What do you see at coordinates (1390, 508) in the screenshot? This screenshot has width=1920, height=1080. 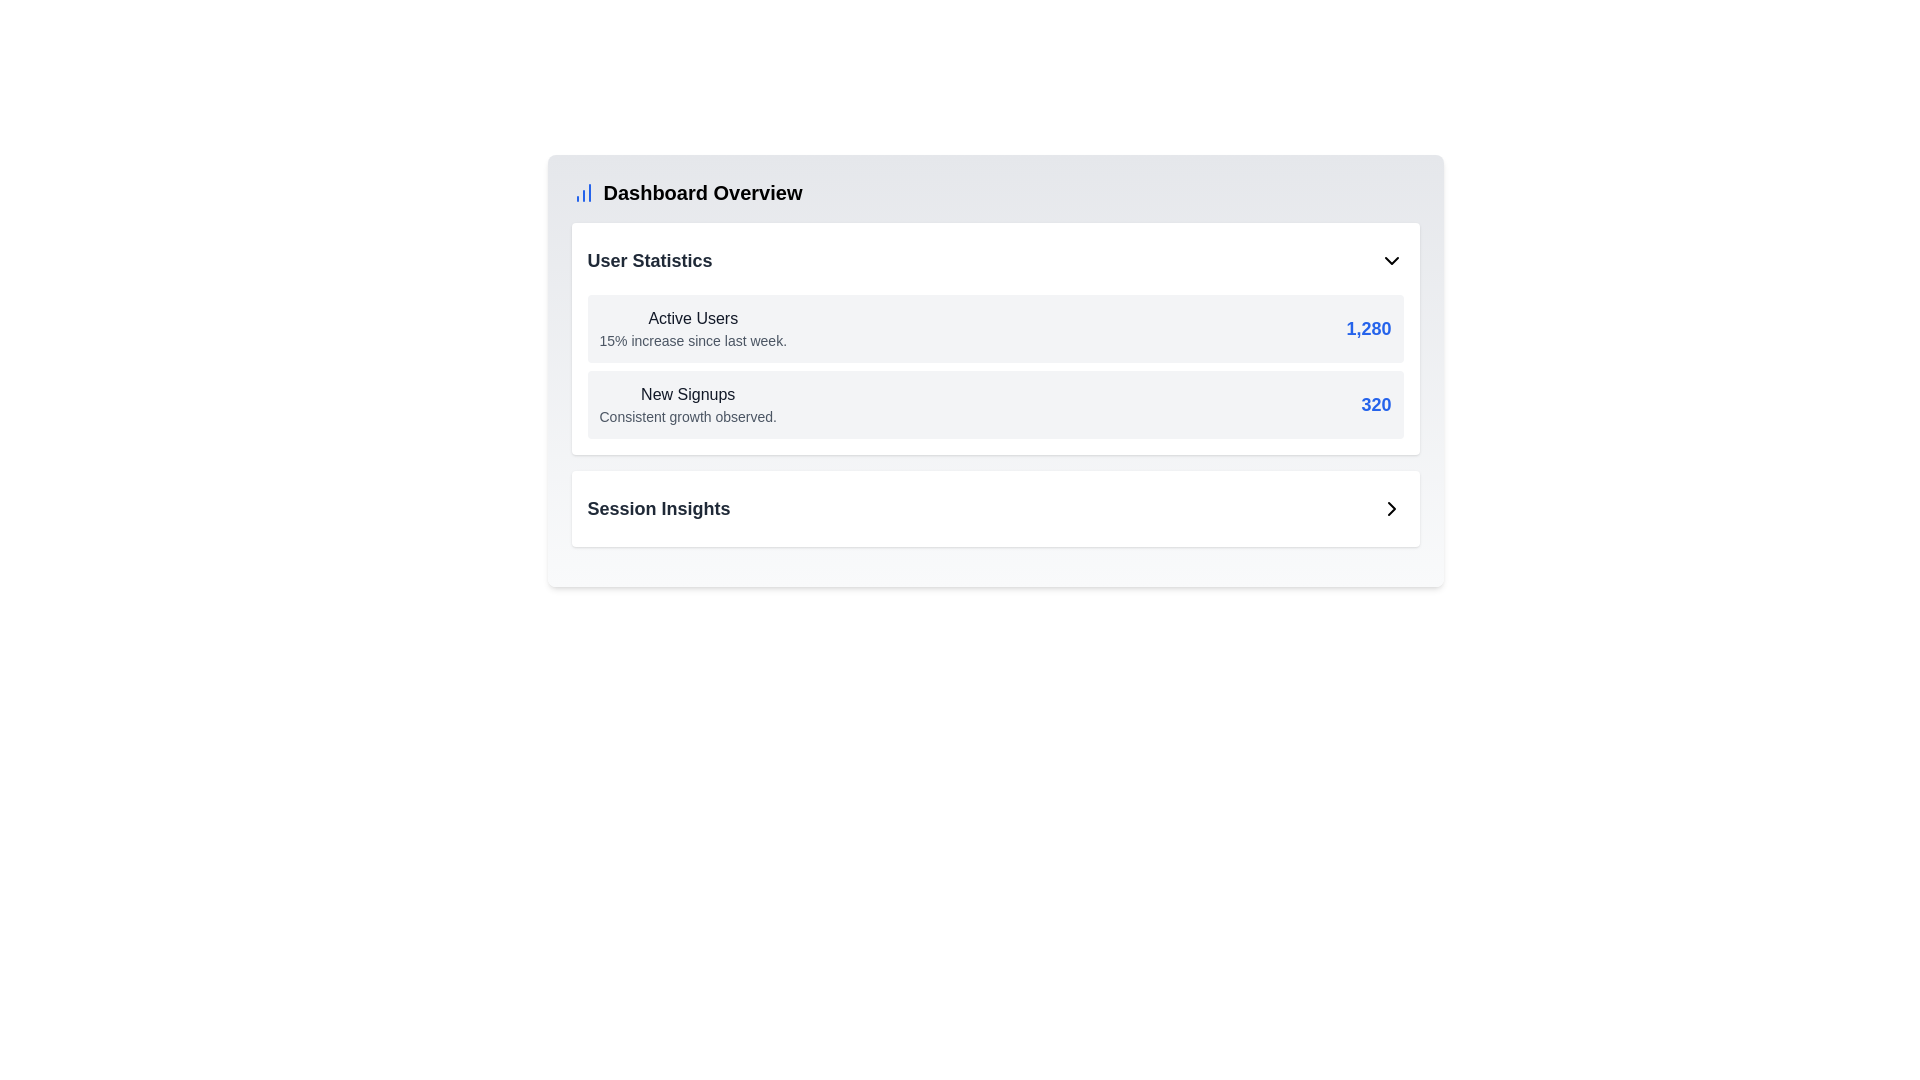 I see `the right-facing chevron arrow icon located in the bottom-right area of the 'Session Insights' card` at bounding box center [1390, 508].